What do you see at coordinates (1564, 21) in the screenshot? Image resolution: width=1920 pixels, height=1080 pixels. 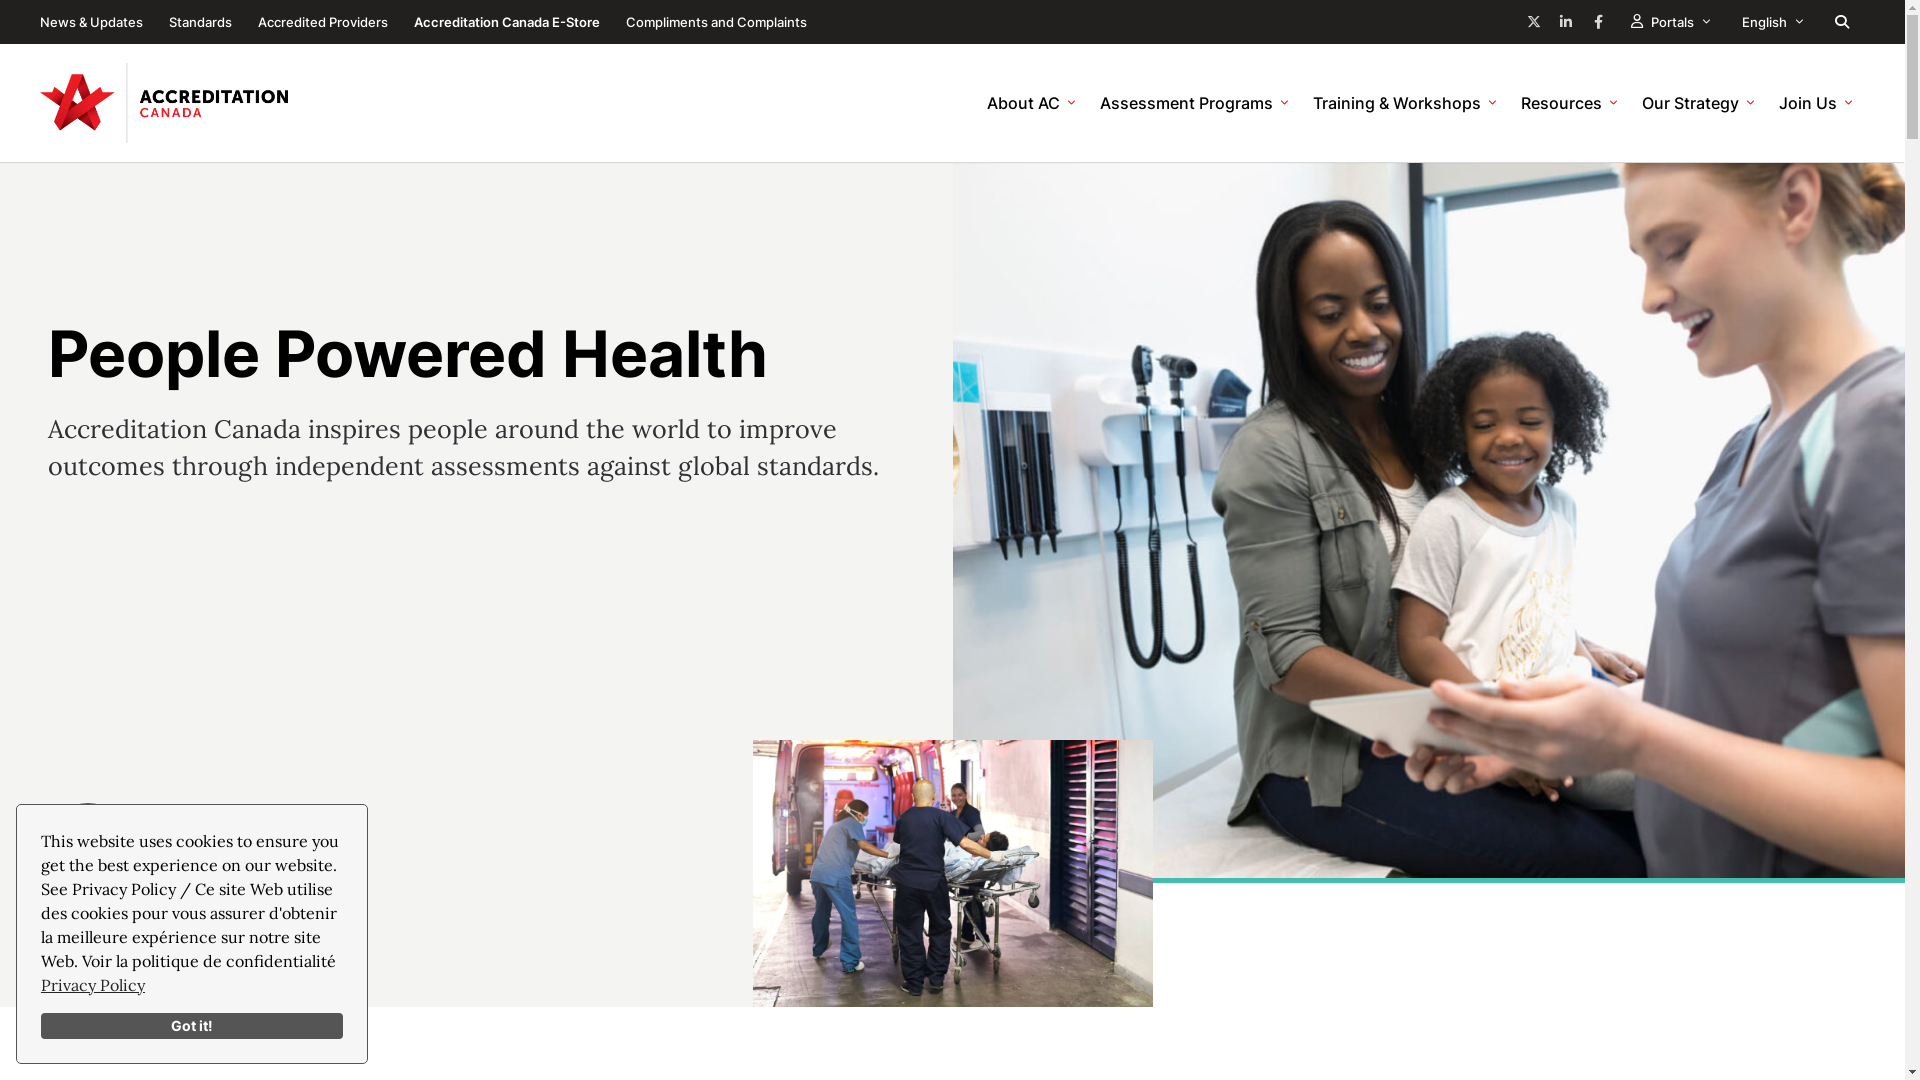 I see `'LinkedIn'` at bounding box center [1564, 21].